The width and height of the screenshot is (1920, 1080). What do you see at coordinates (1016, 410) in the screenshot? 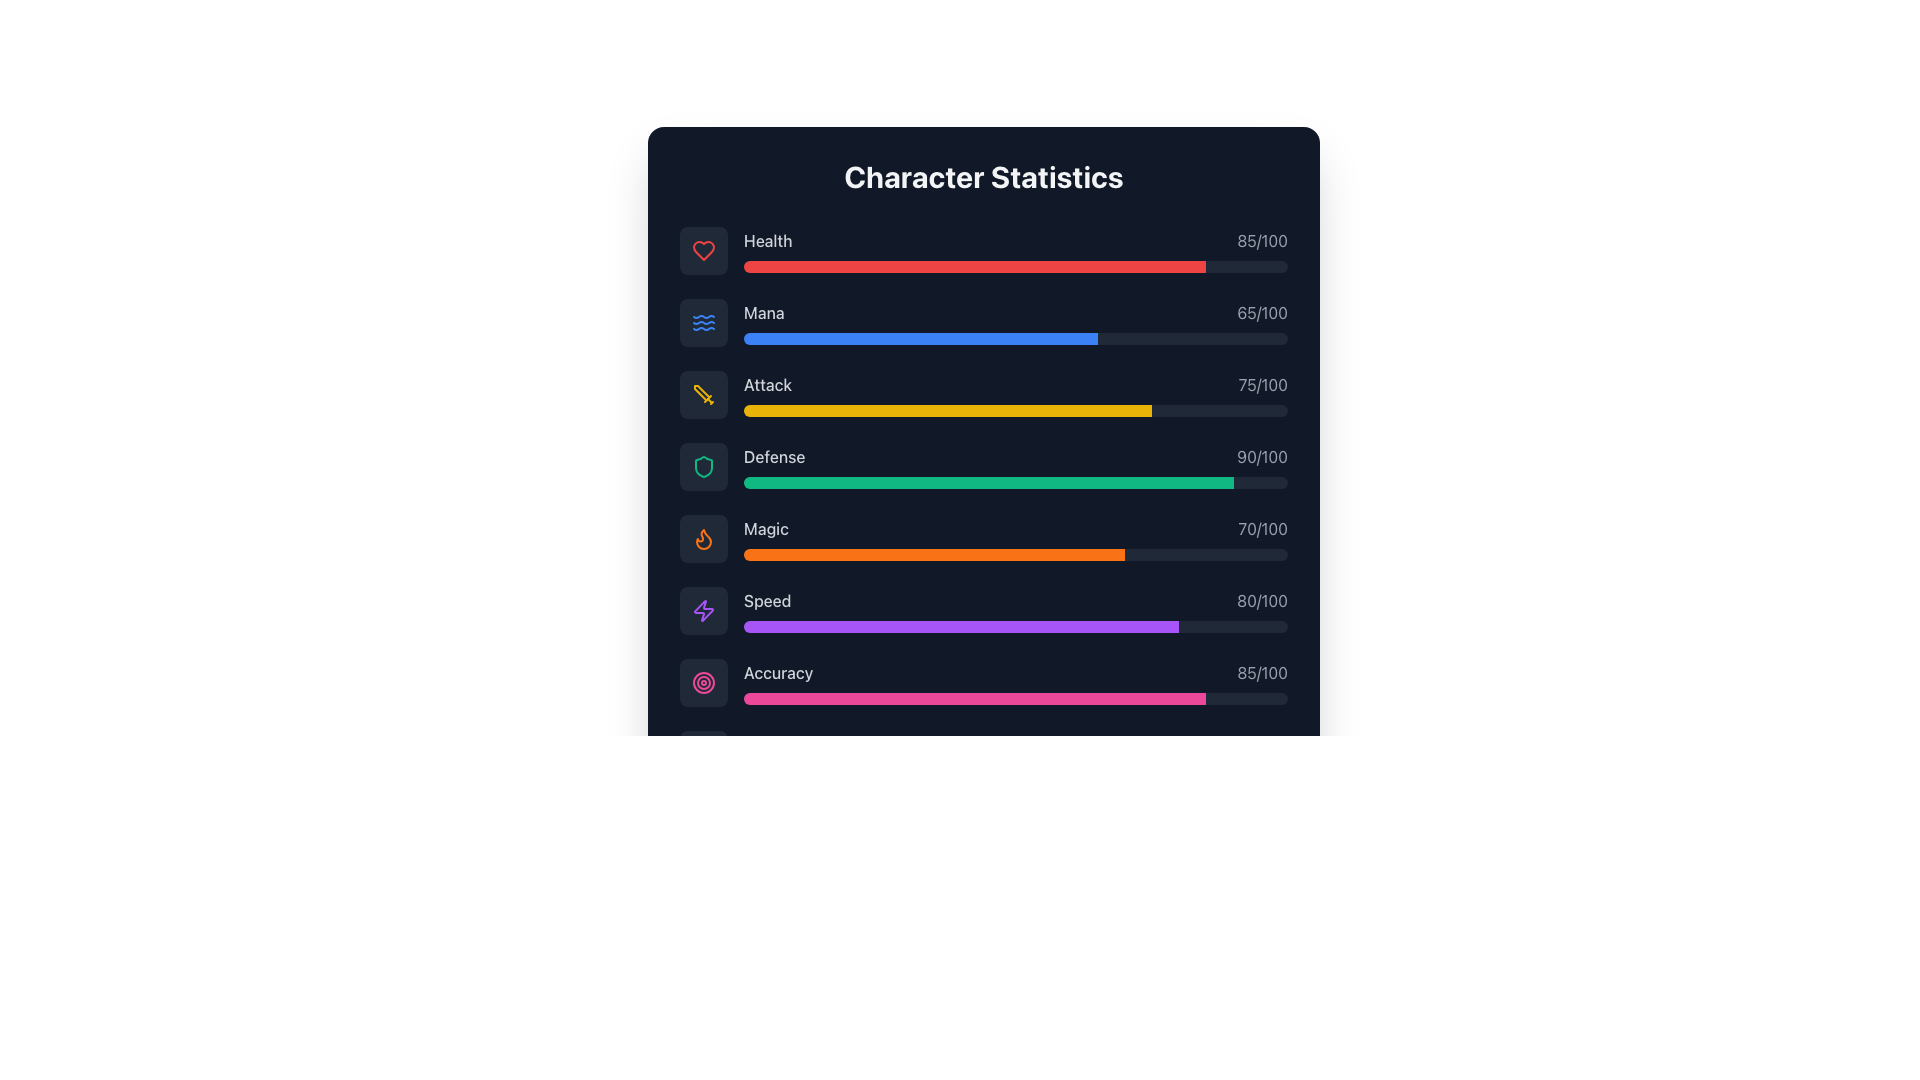
I see `the horizontal progress bar with a rounded design in the 'Attack' row of the 'Character Statistics' section, which has a gray background and a yellow filled portion covering approximately 75% of the bar's length` at bounding box center [1016, 410].